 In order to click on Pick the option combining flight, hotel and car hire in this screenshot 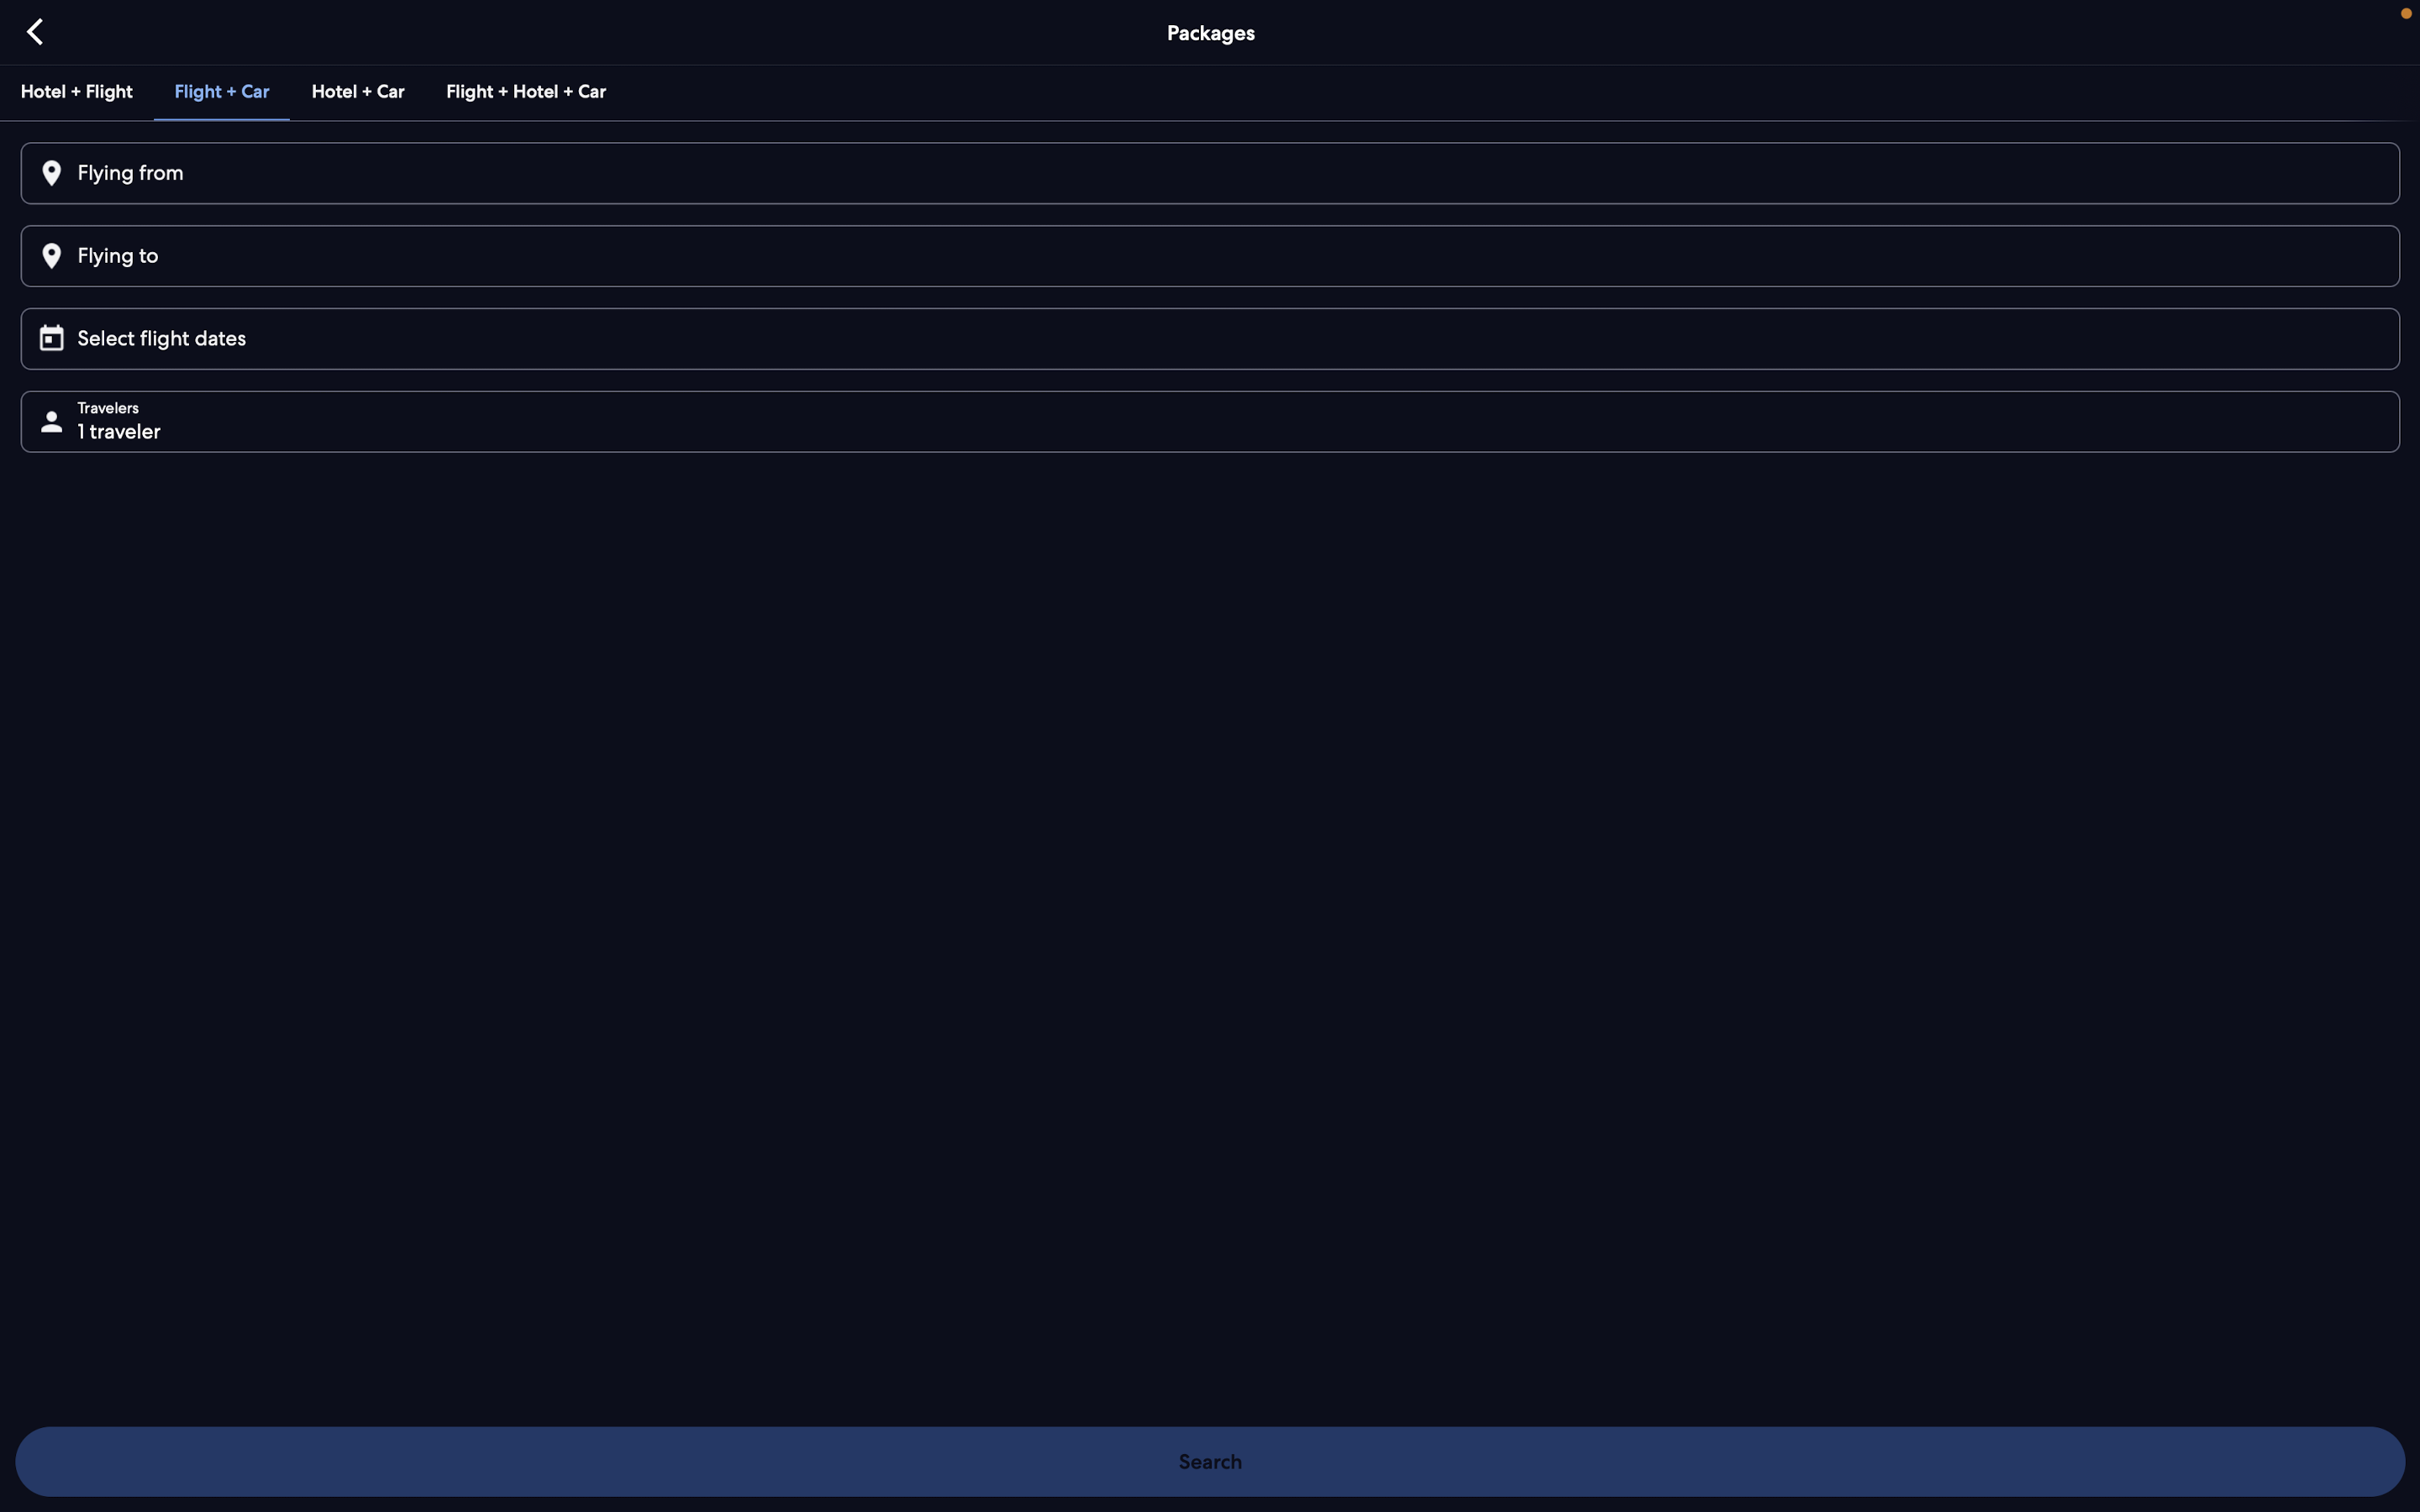, I will do `click(523, 90)`.